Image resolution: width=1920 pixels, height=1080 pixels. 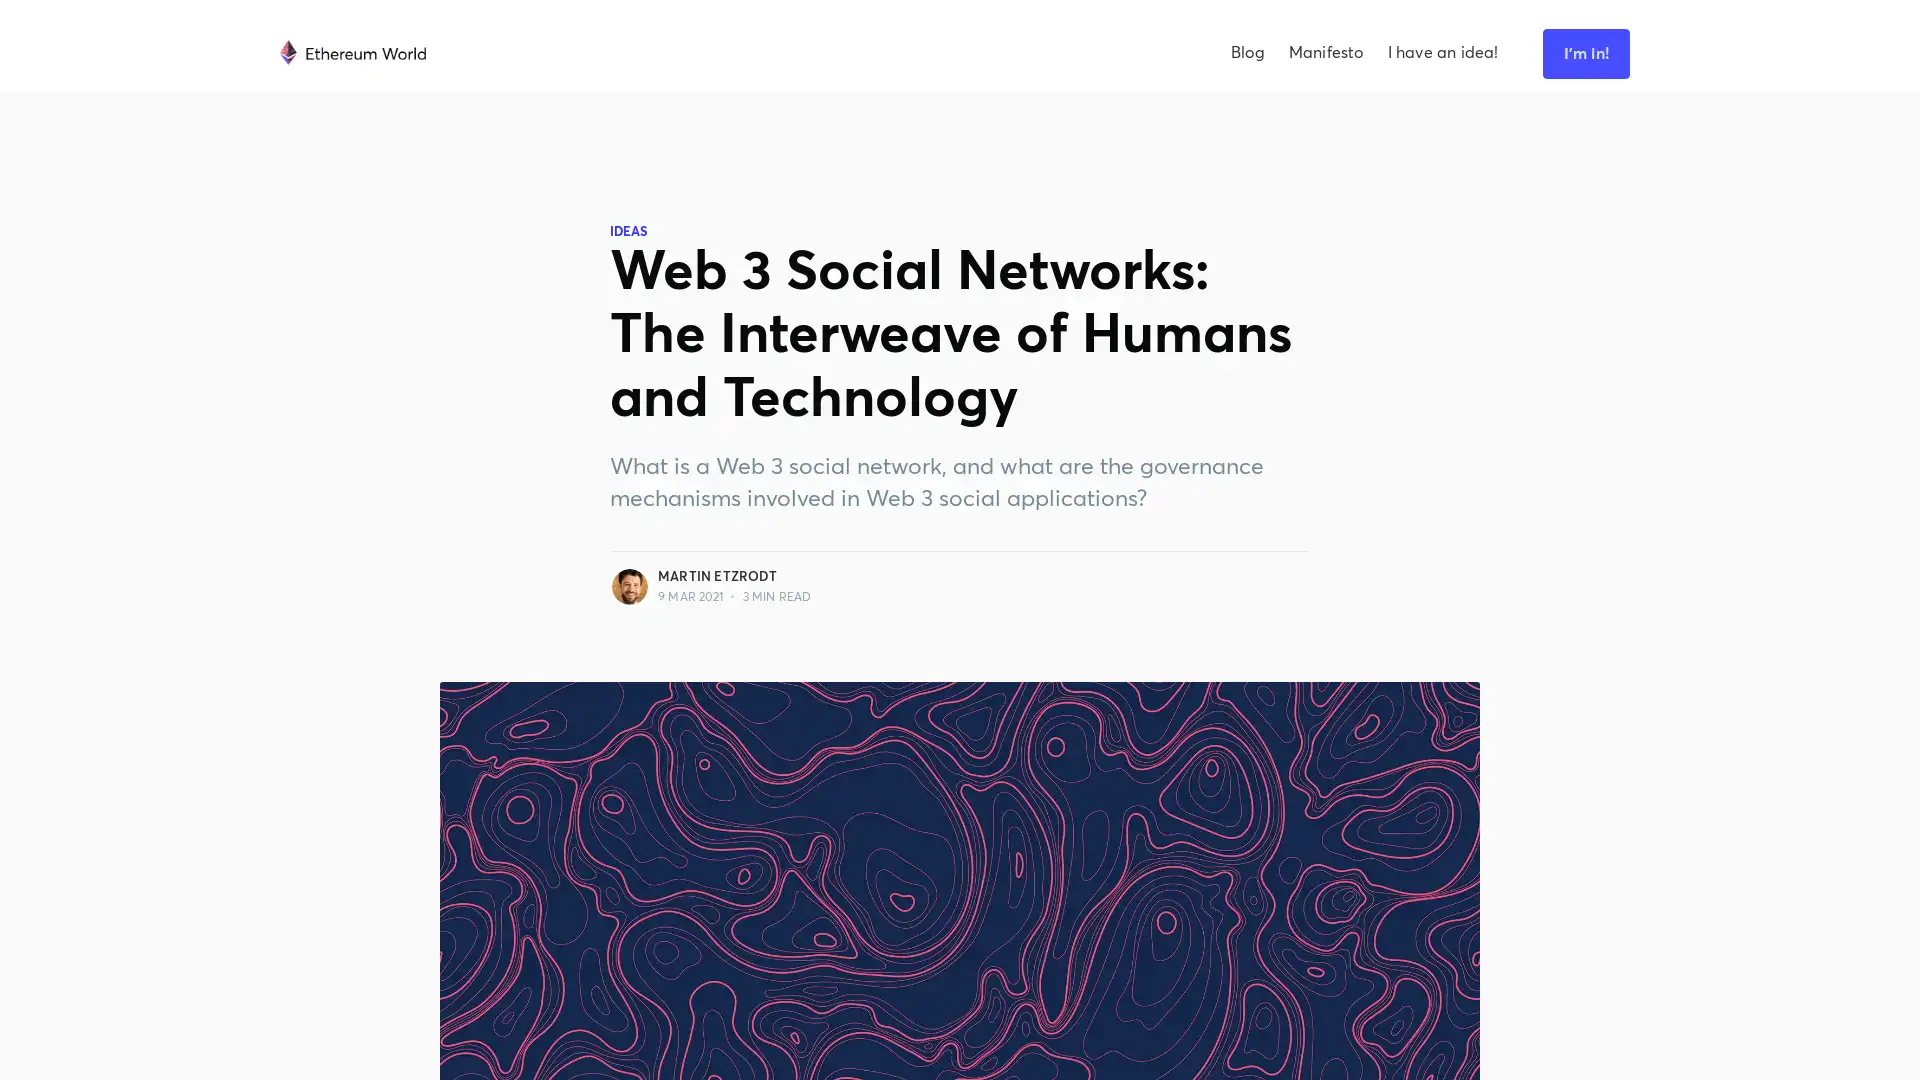 I want to click on Subscribe, so click(x=1167, y=567).